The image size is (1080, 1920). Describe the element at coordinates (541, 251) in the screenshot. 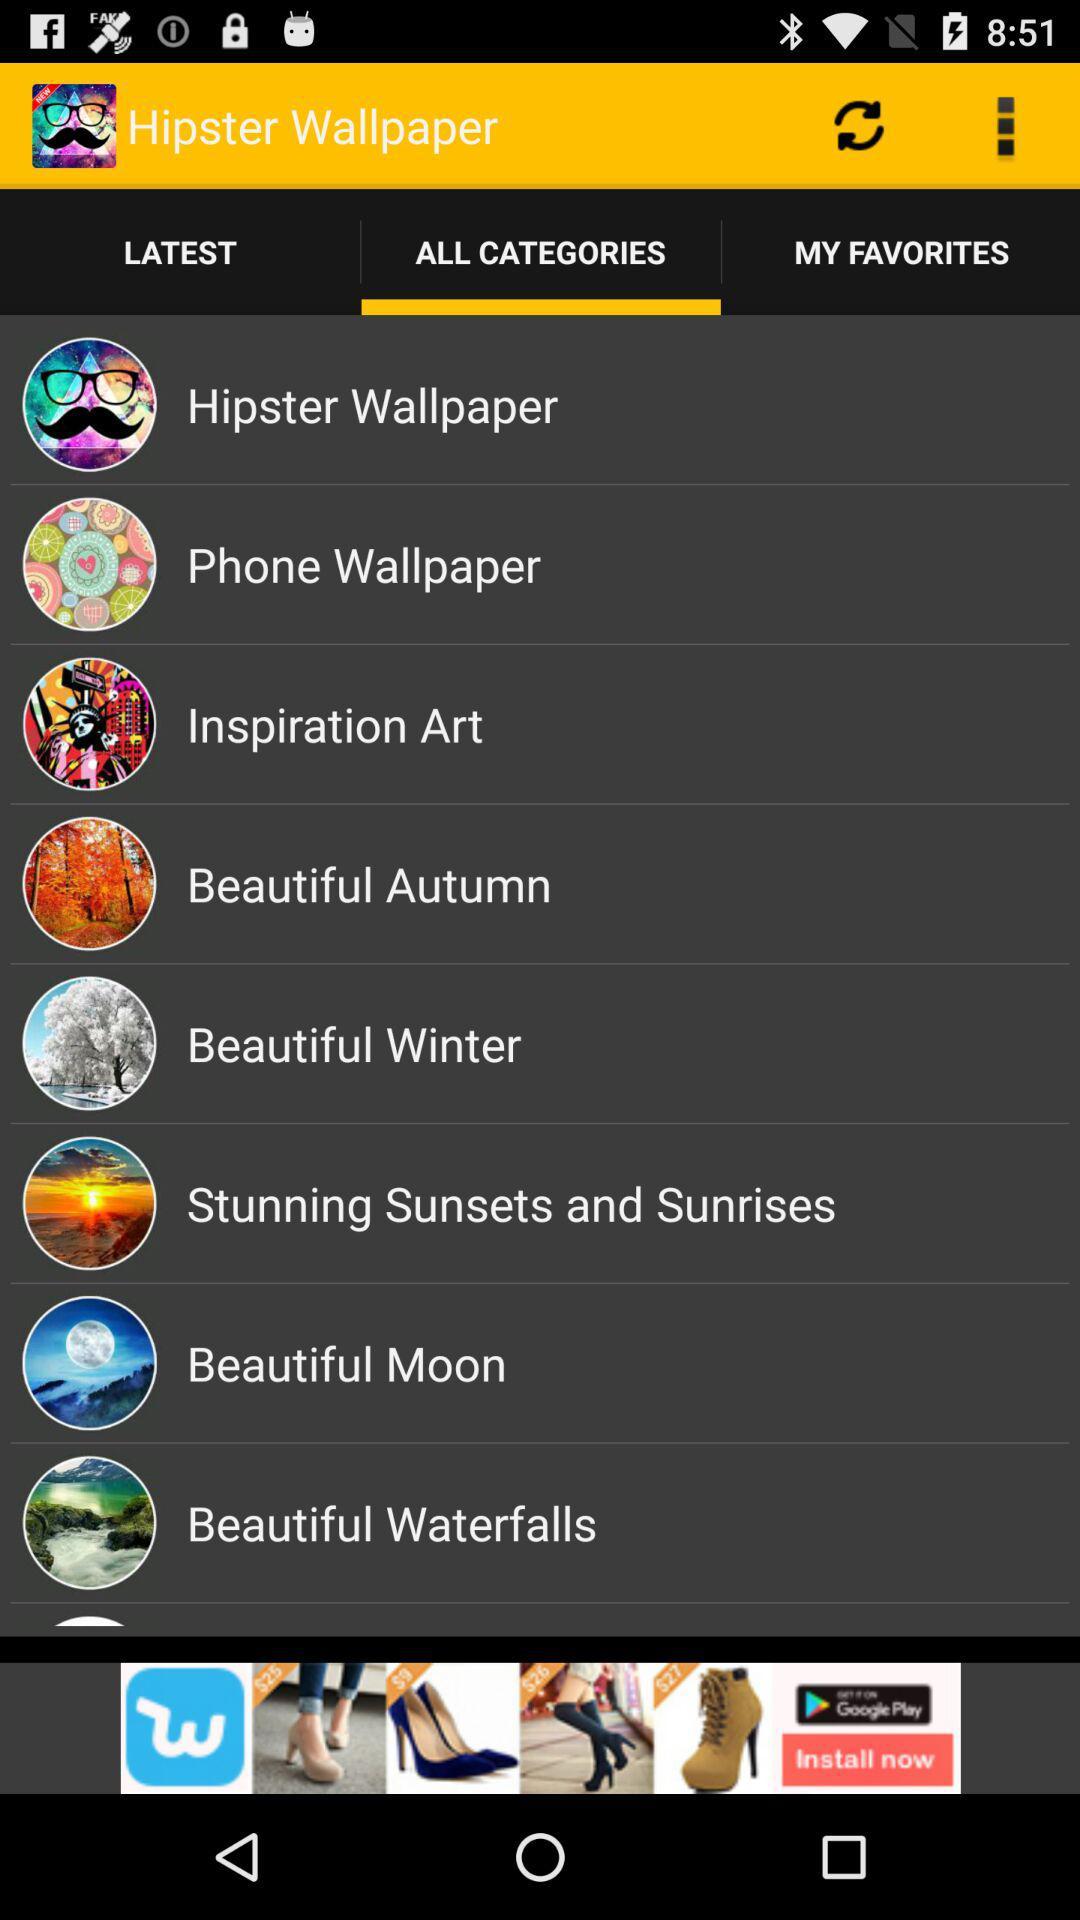

I see `the button which is next to the latest` at that location.